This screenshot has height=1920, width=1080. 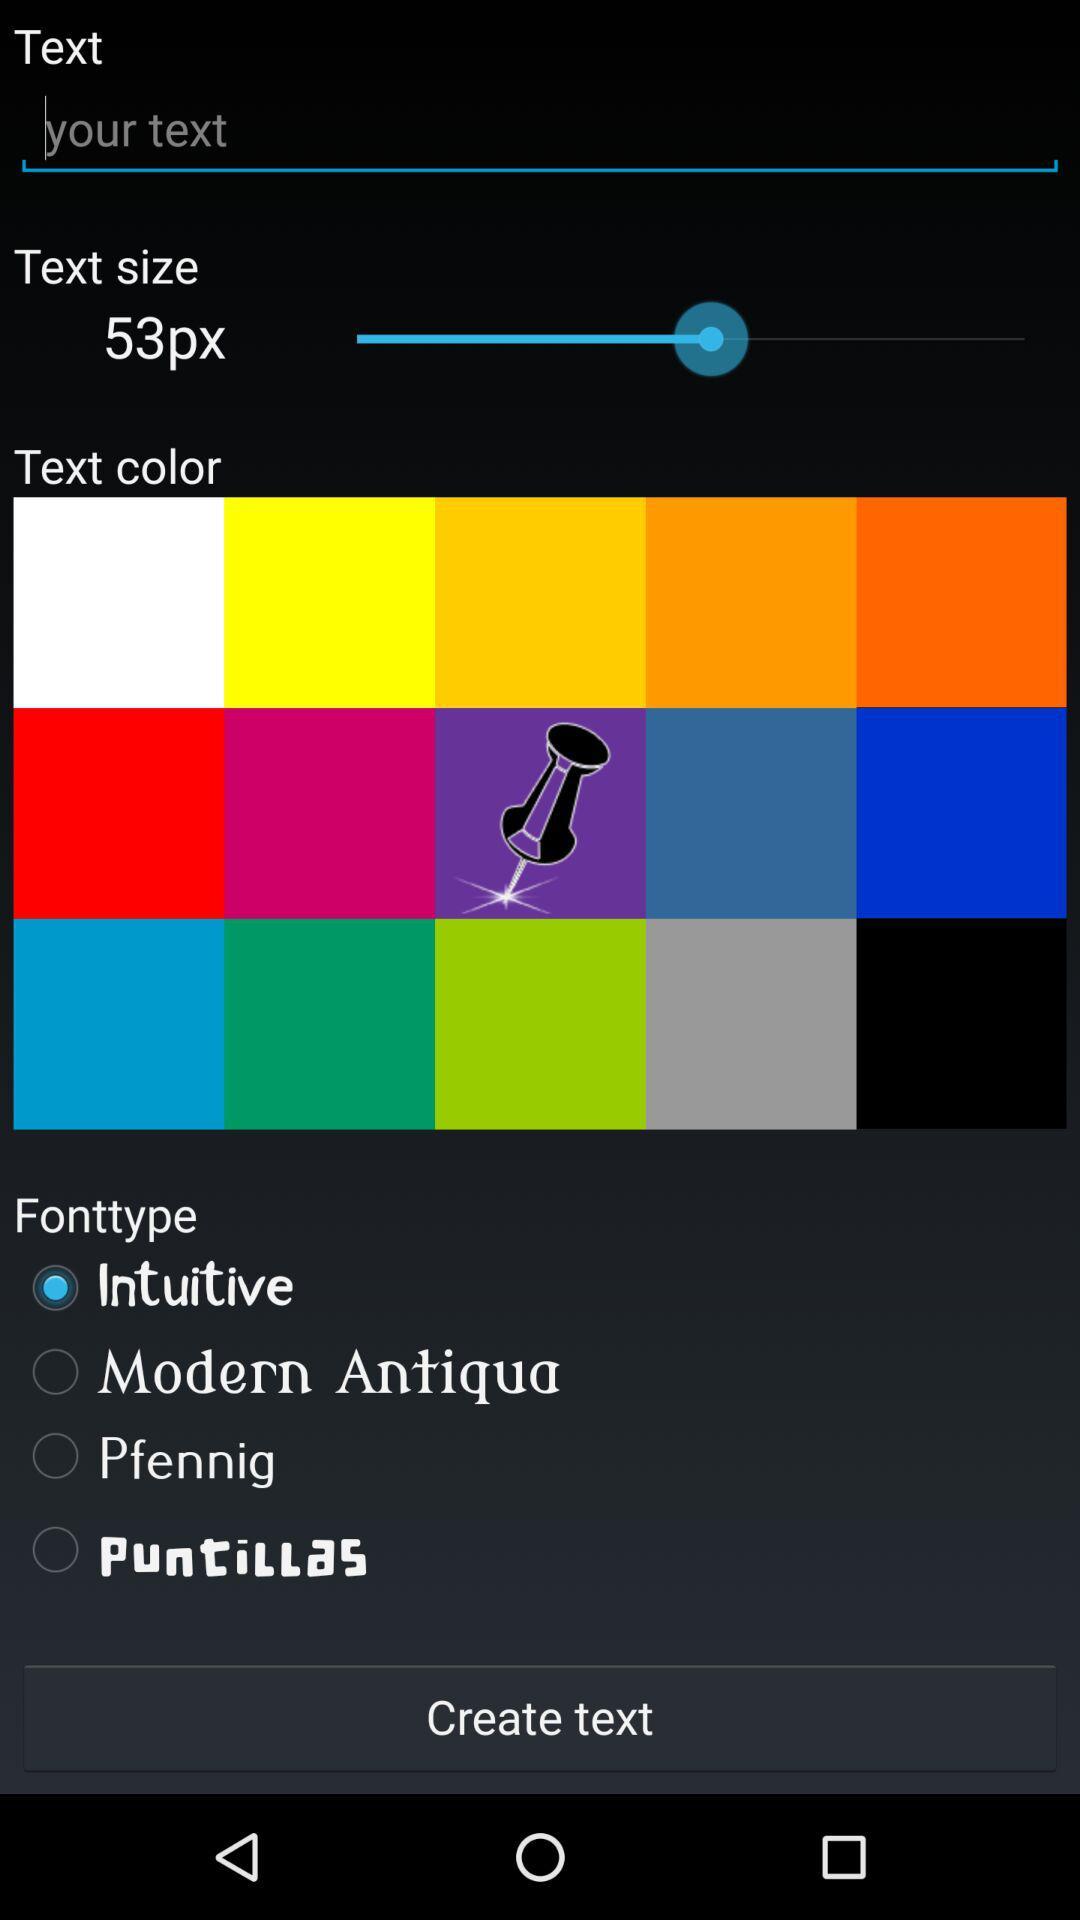 What do you see at coordinates (751, 813) in the screenshot?
I see `change text color to light blue` at bounding box center [751, 813].